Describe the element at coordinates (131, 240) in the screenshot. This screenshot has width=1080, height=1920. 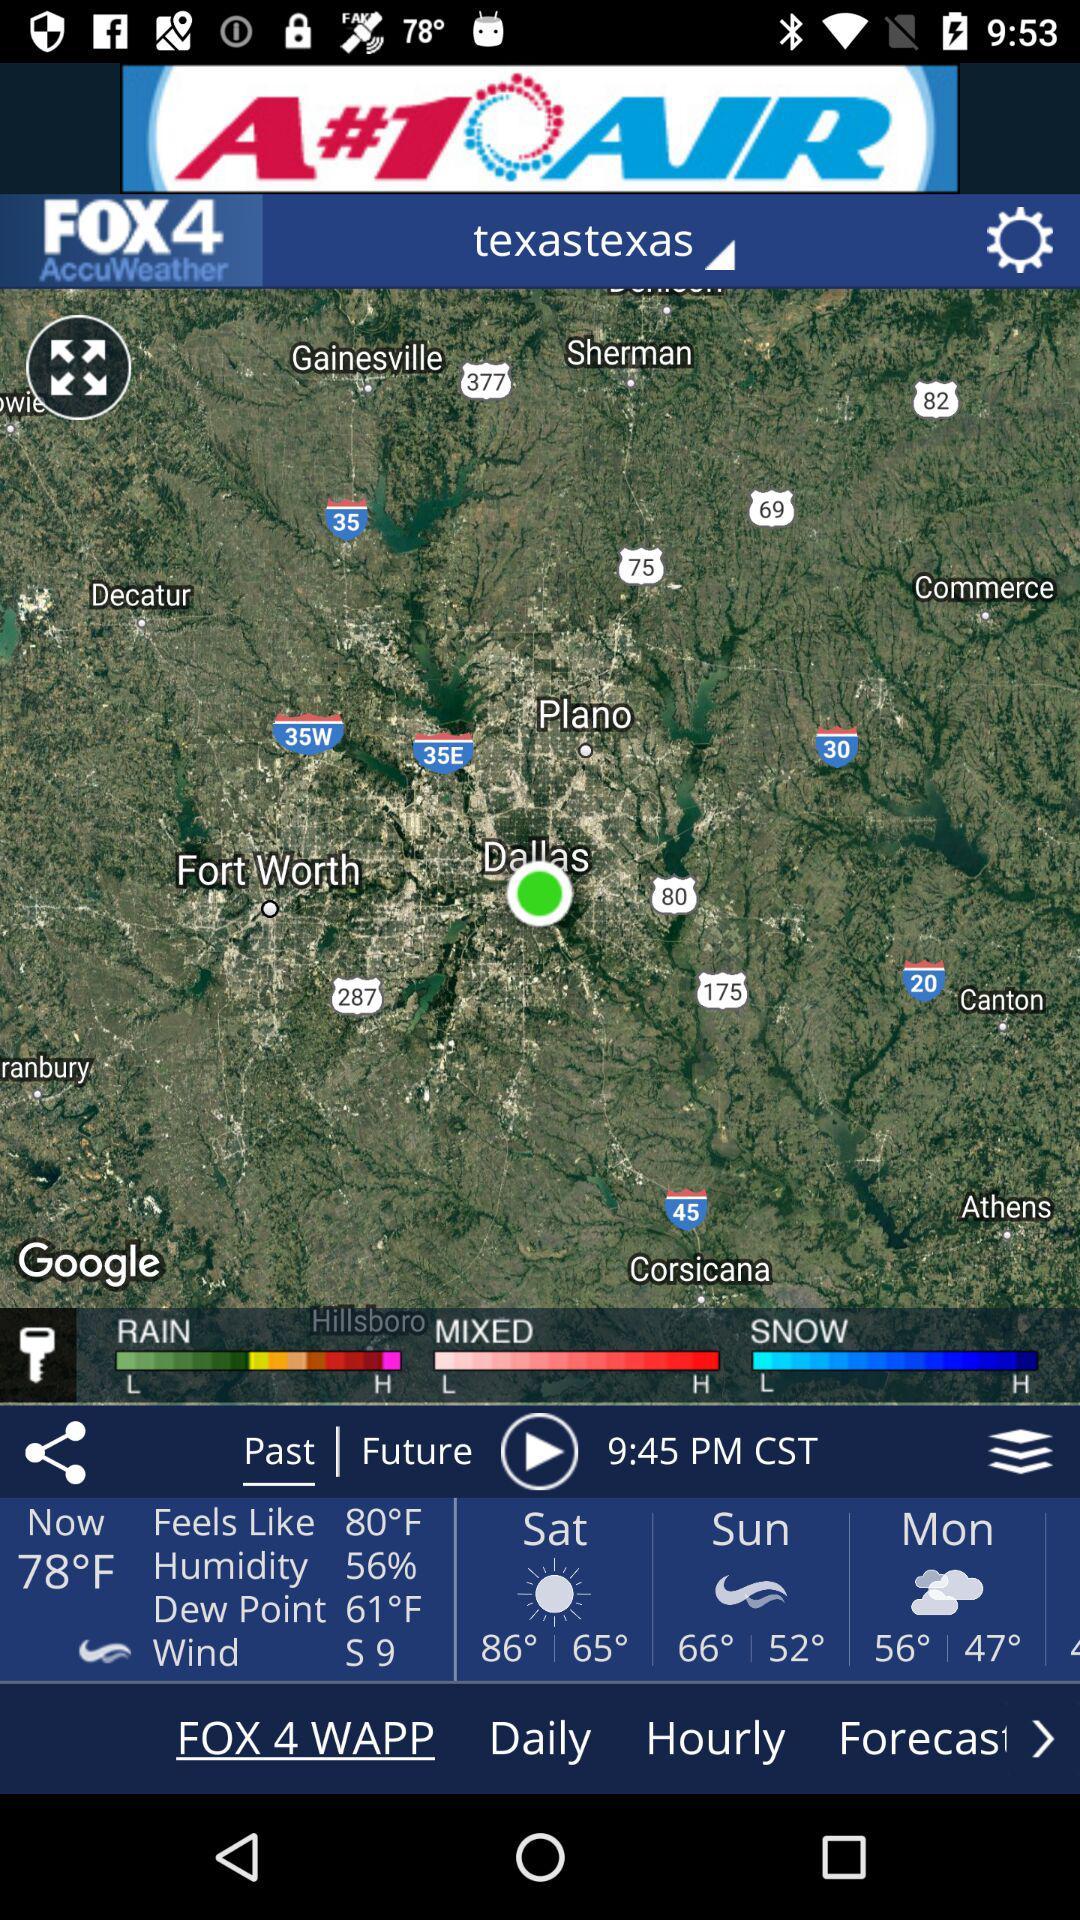
I see `the sliders icon` at that location.